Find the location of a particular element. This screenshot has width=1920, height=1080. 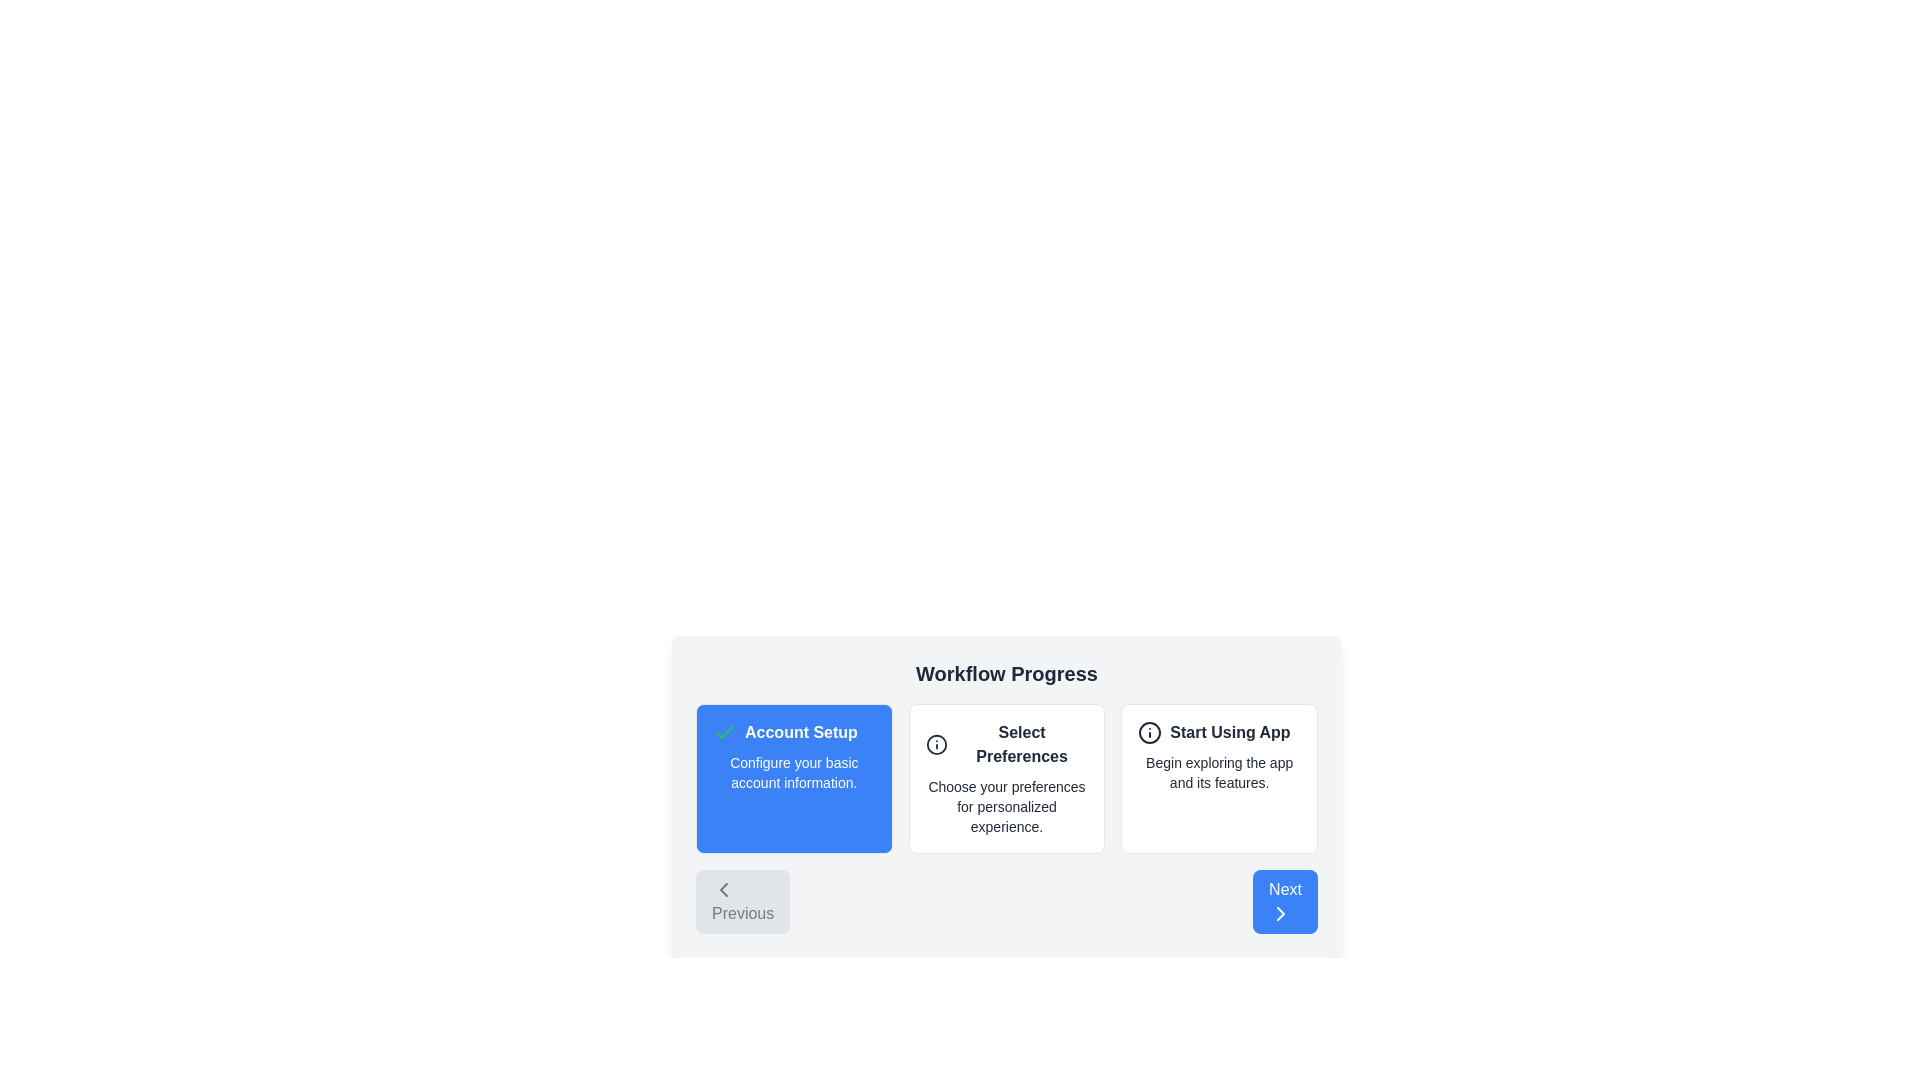

the outlined circle icon with a central dot located within the 'Select Preferences' component, positioned to the left of the text and between 'Account Setup' and 'Start Using App' is located at coordinates (935, 744).